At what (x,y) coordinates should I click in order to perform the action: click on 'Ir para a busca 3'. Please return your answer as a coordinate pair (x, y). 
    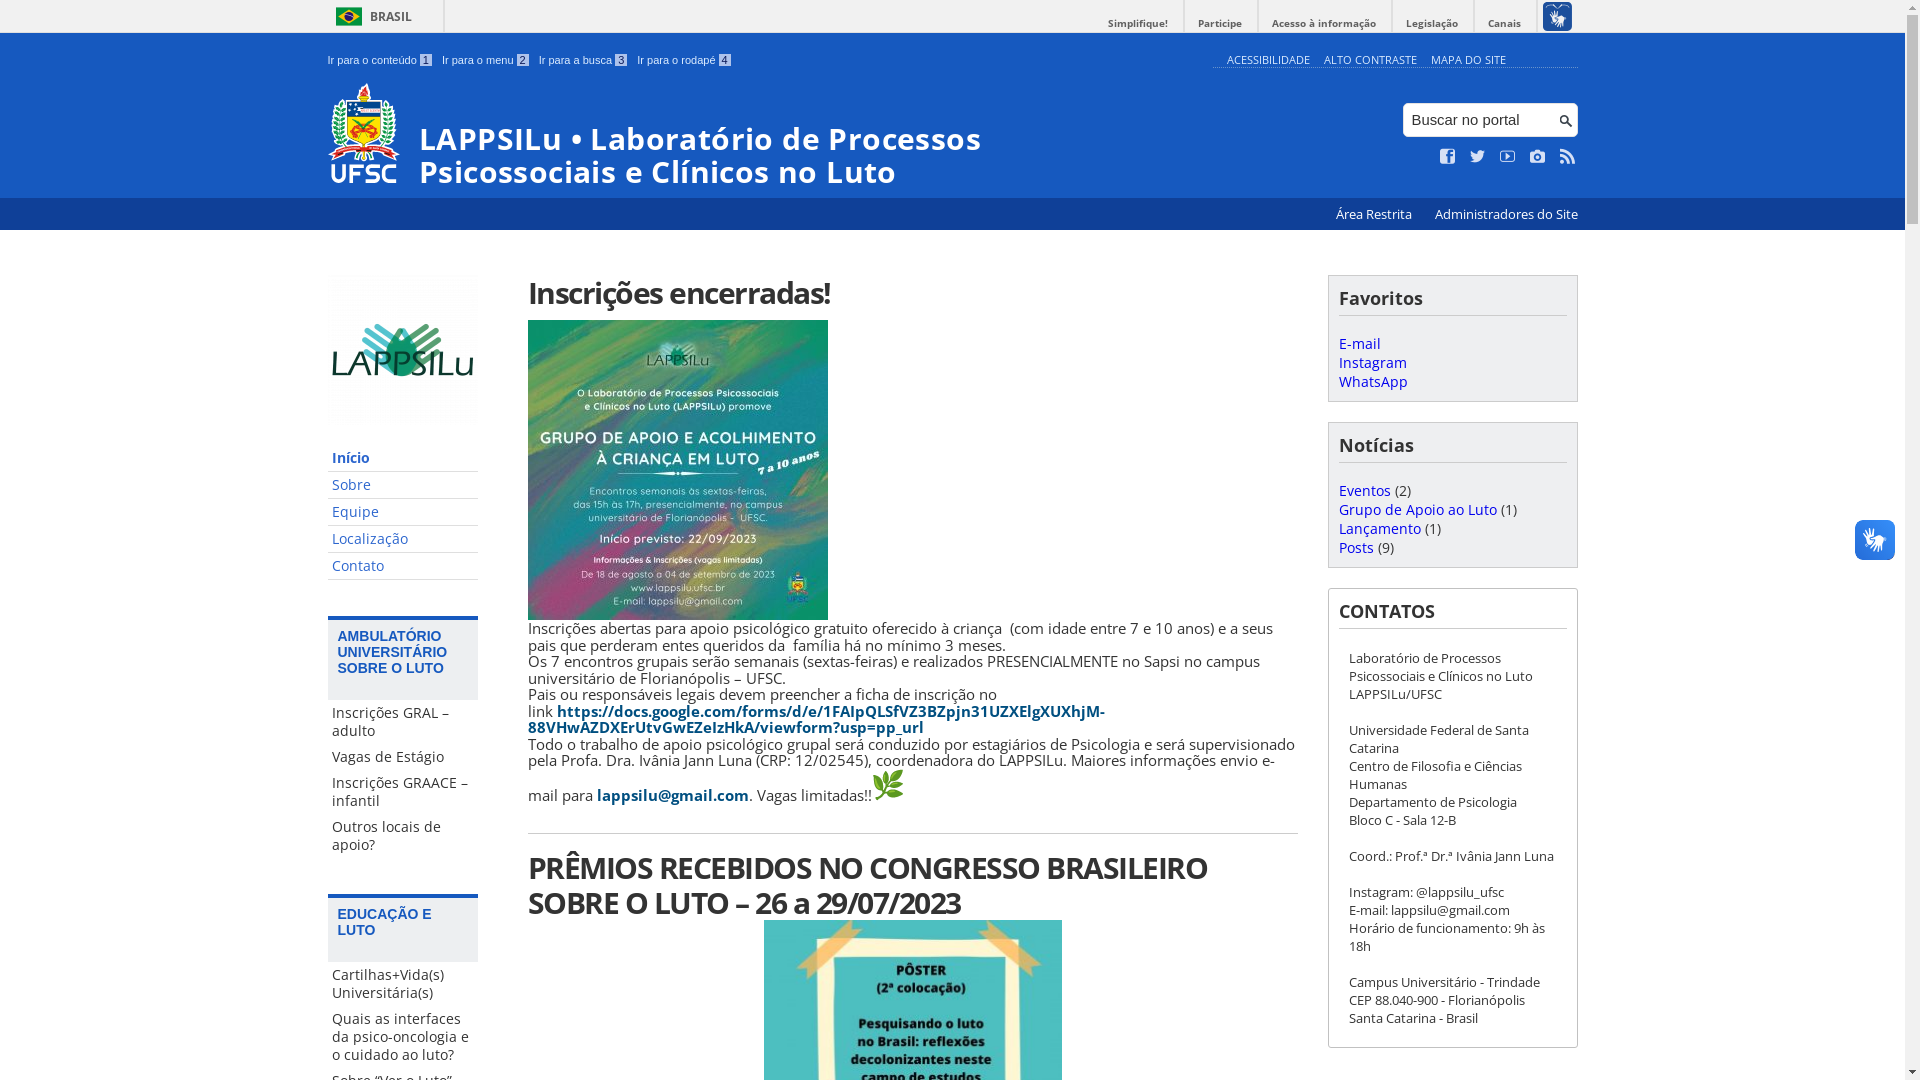
    Looking at the image, I should click on (582, 59).